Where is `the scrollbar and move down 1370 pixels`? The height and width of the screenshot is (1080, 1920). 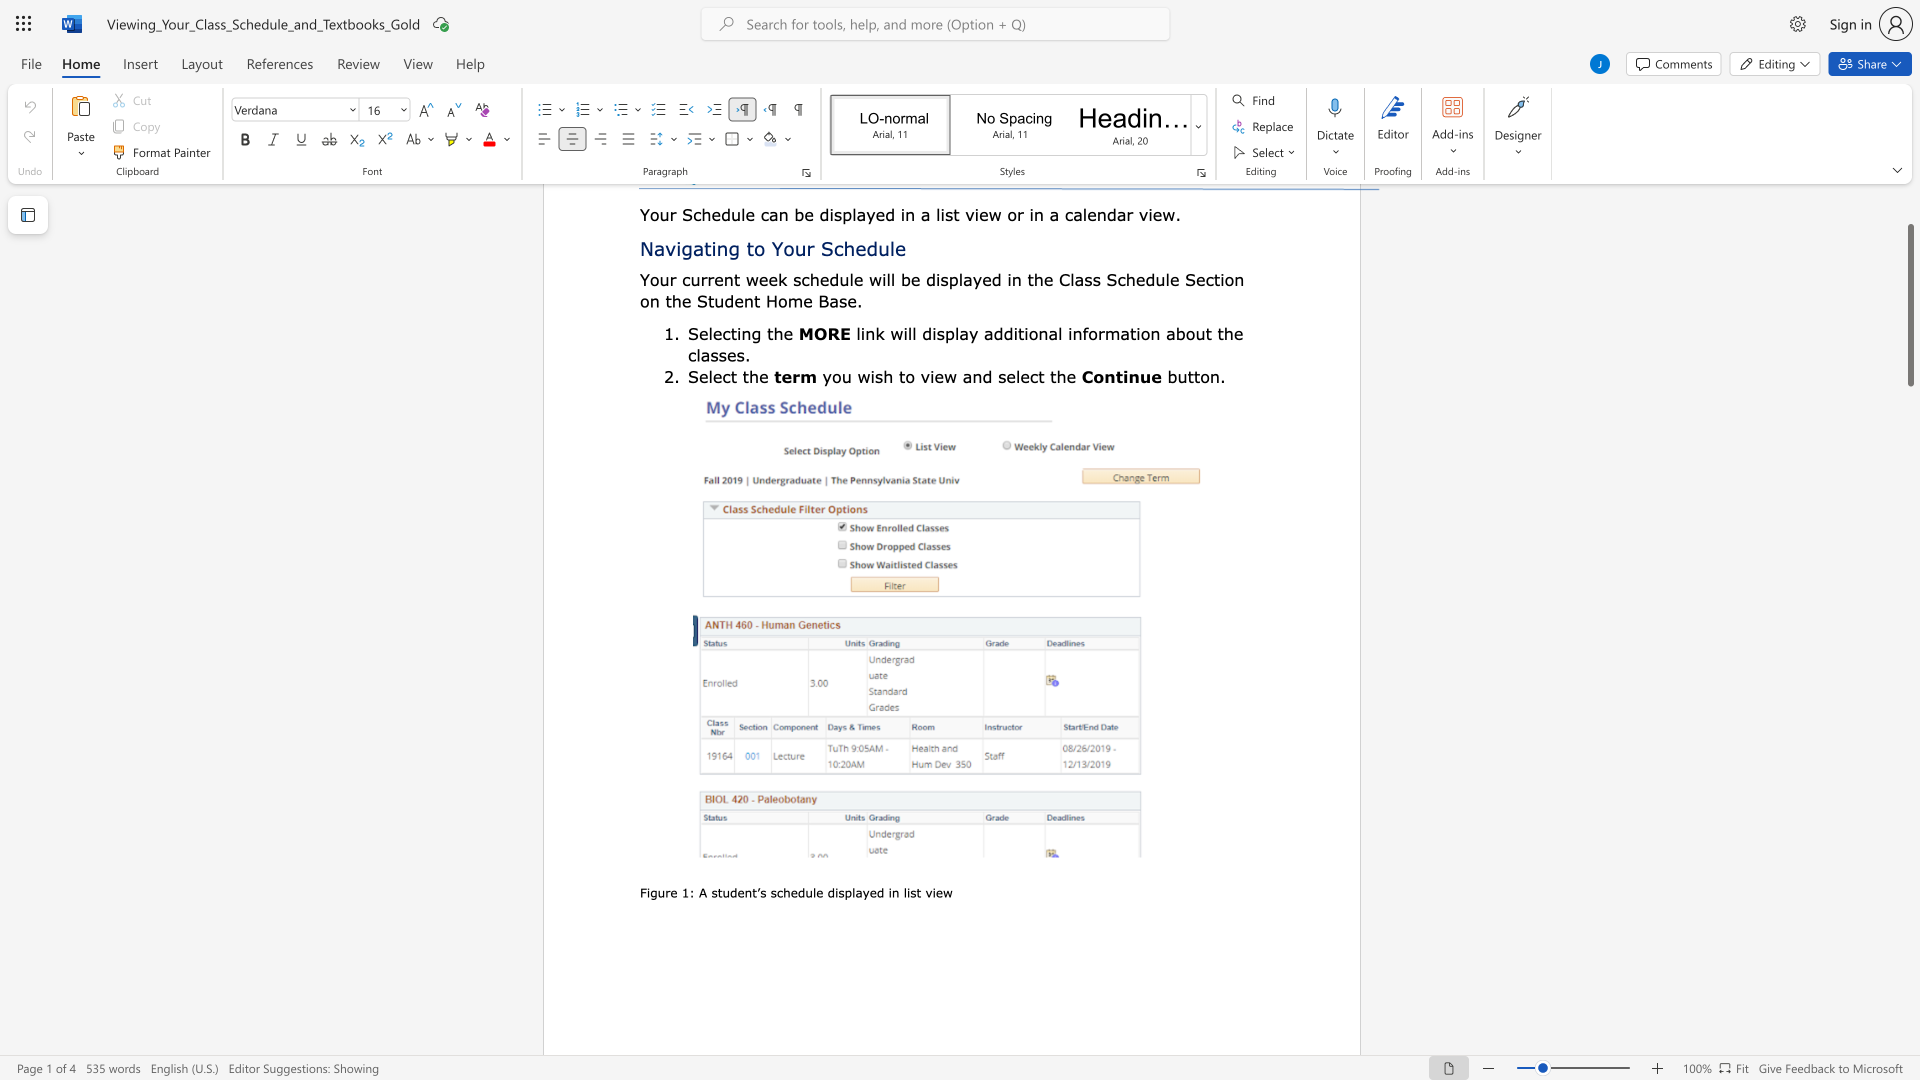 the scrollbar and move down 1370 pixels is located at coordinates (1909, 305).